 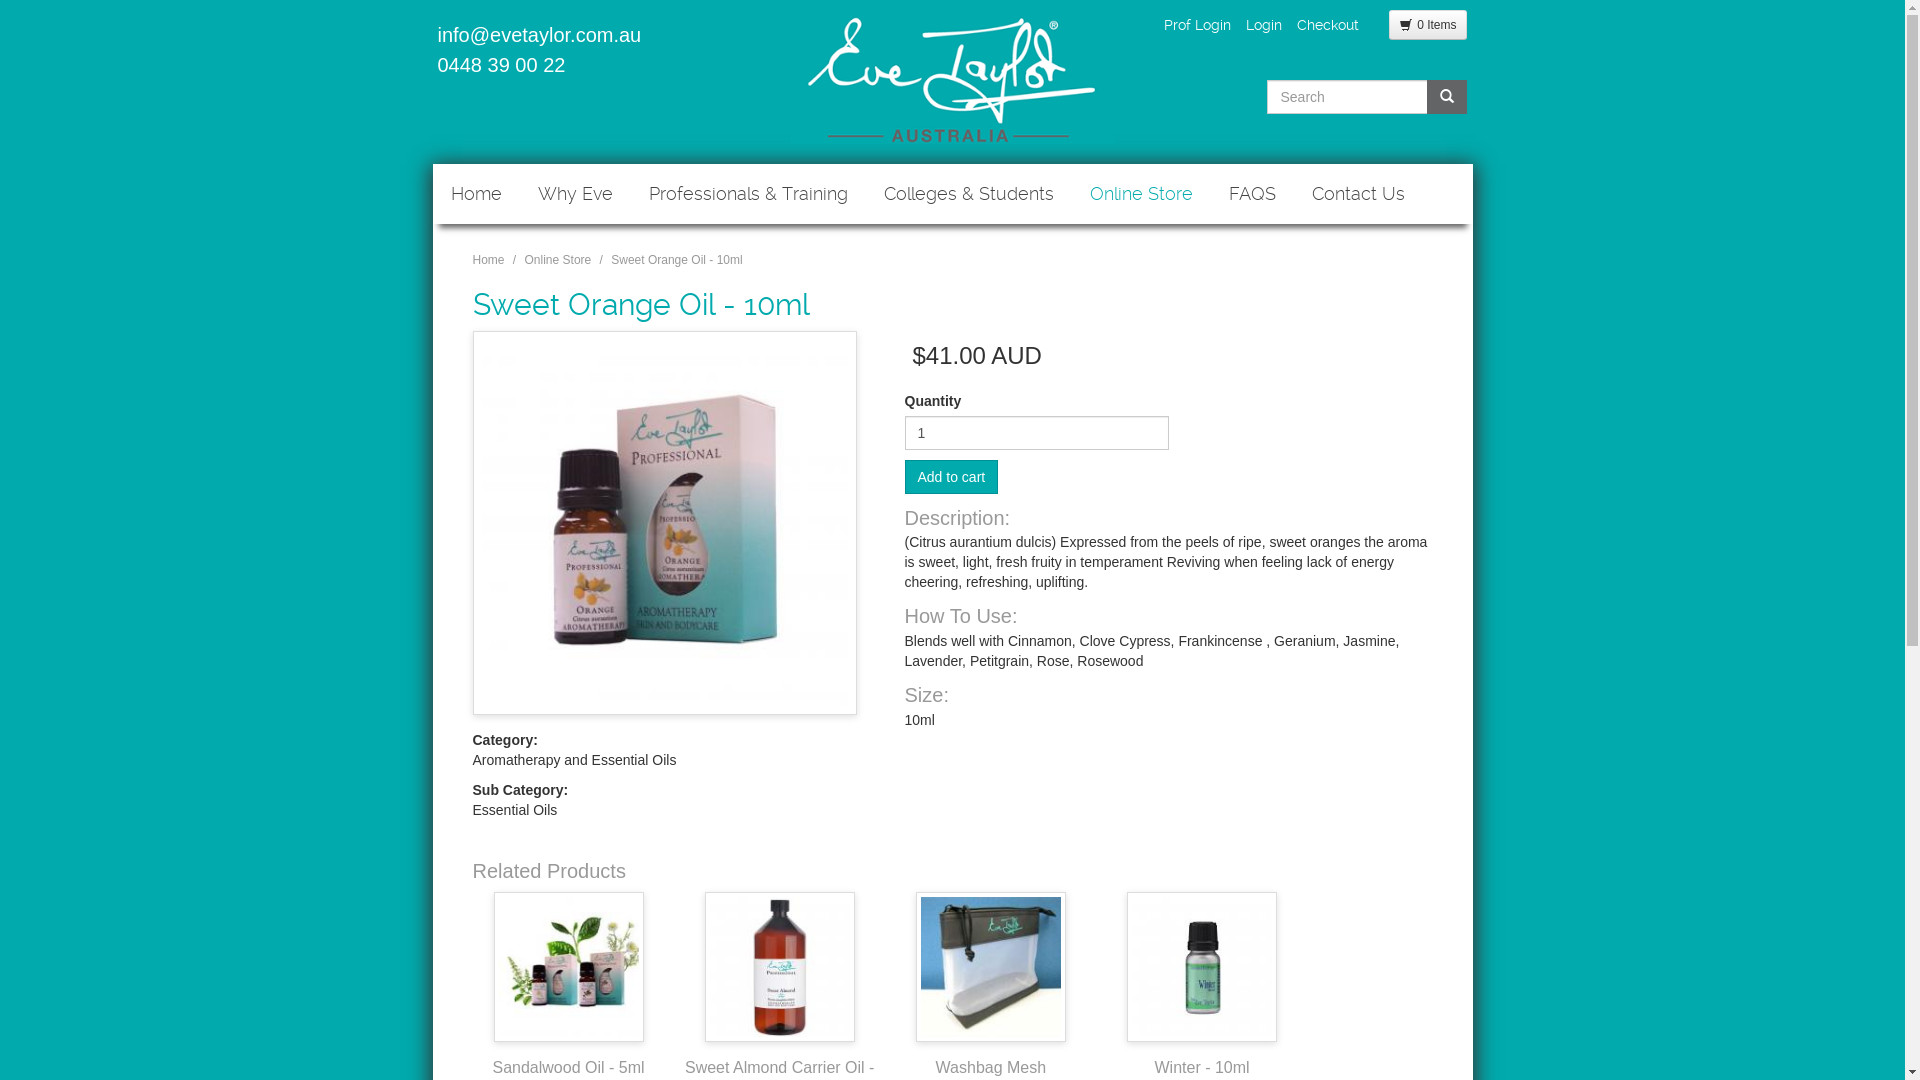 I want to click on 'Prof Login', so click(x=1197, y=24).